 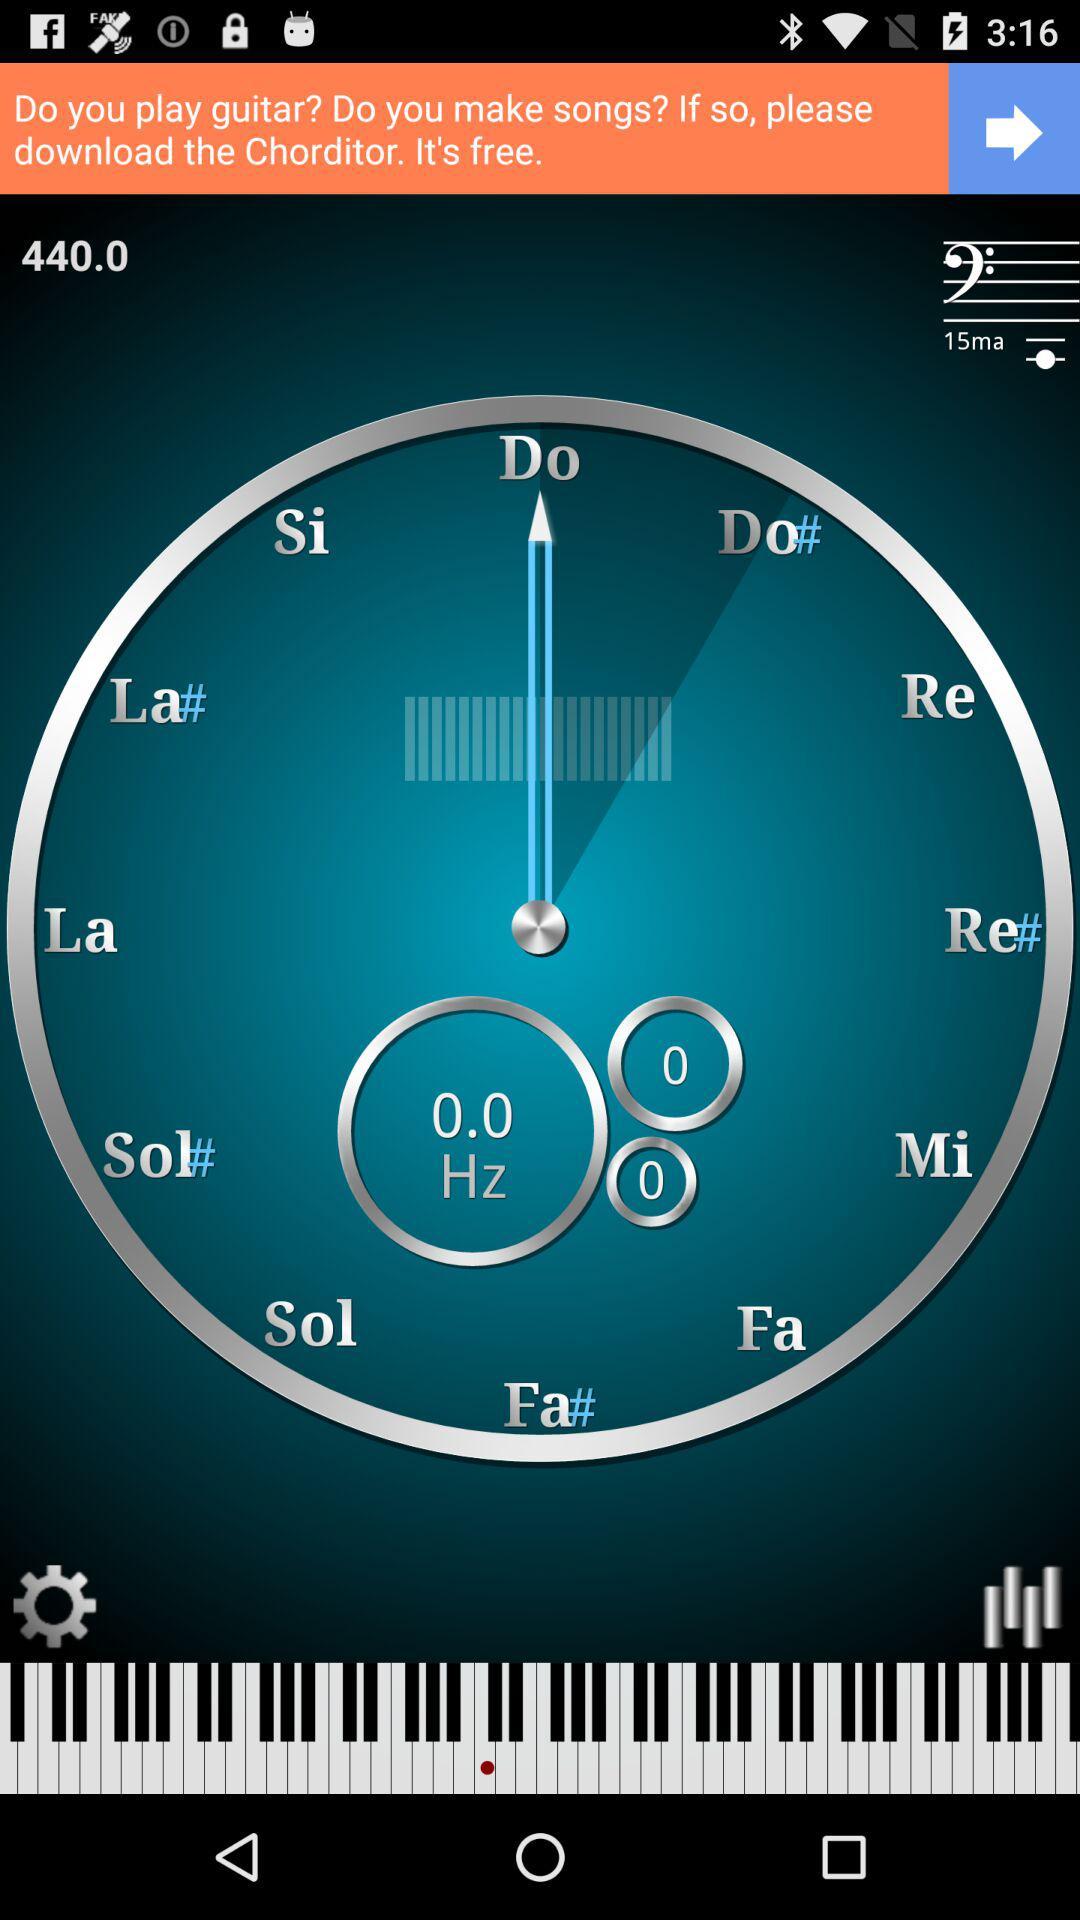 I want to click on item at the bottom left corner, so click(x=54, y=1607).